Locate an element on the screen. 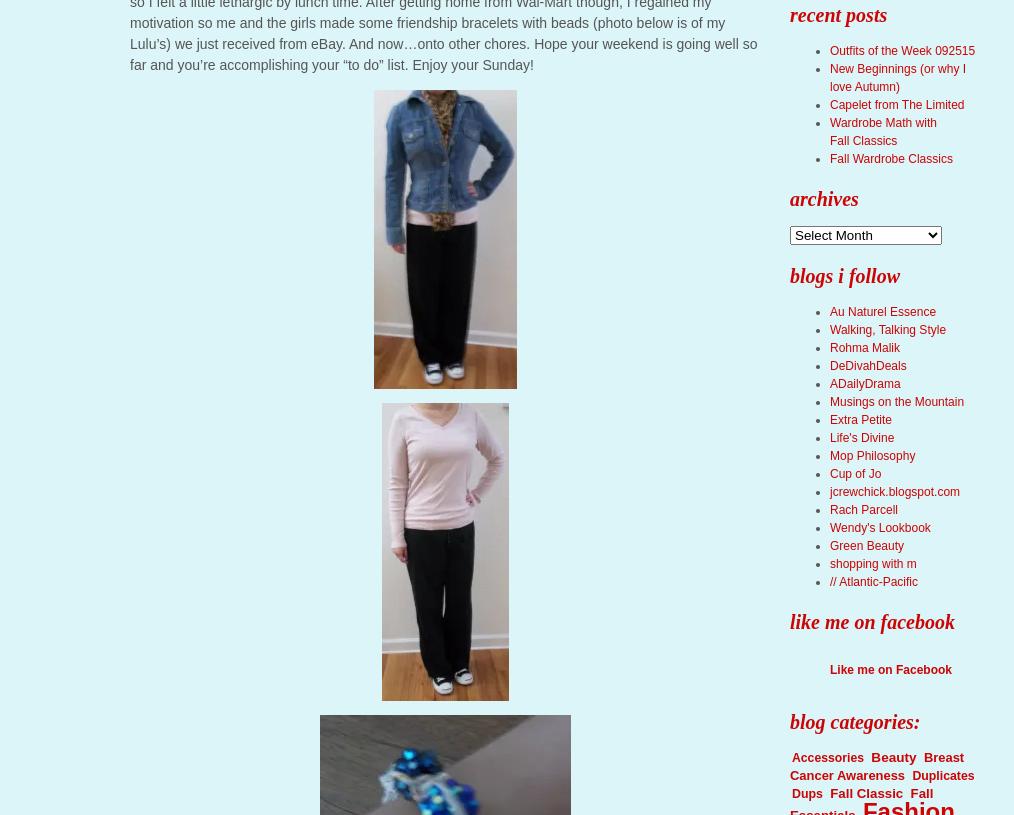 The height and width of the screenshot is (815, 1014). 'Wardrobe Math with Fall Classics' is located at coordinates (881, 131).